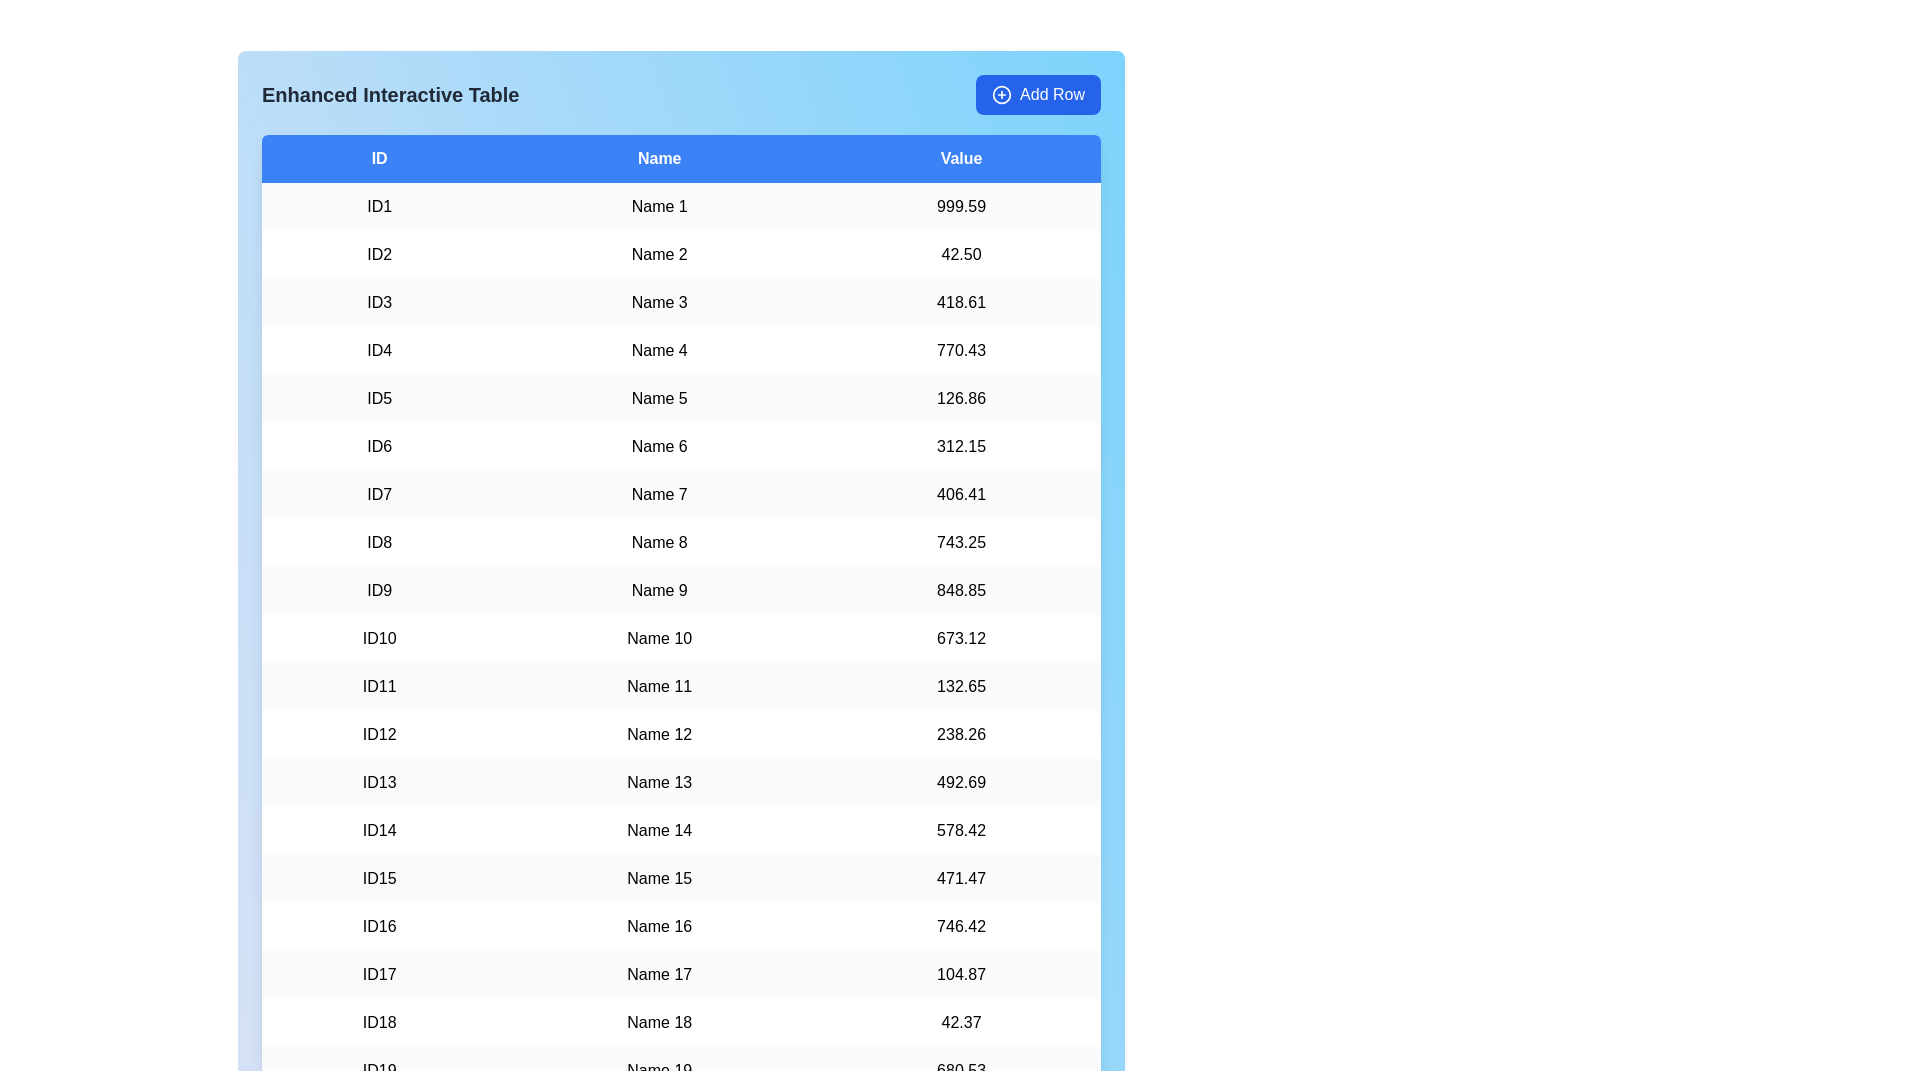  What do you see at coordinates (1037, 95) in the screenshot?
I see `the 'Add Row' button to add a new row to the table` at bounding box center [1037, 95].